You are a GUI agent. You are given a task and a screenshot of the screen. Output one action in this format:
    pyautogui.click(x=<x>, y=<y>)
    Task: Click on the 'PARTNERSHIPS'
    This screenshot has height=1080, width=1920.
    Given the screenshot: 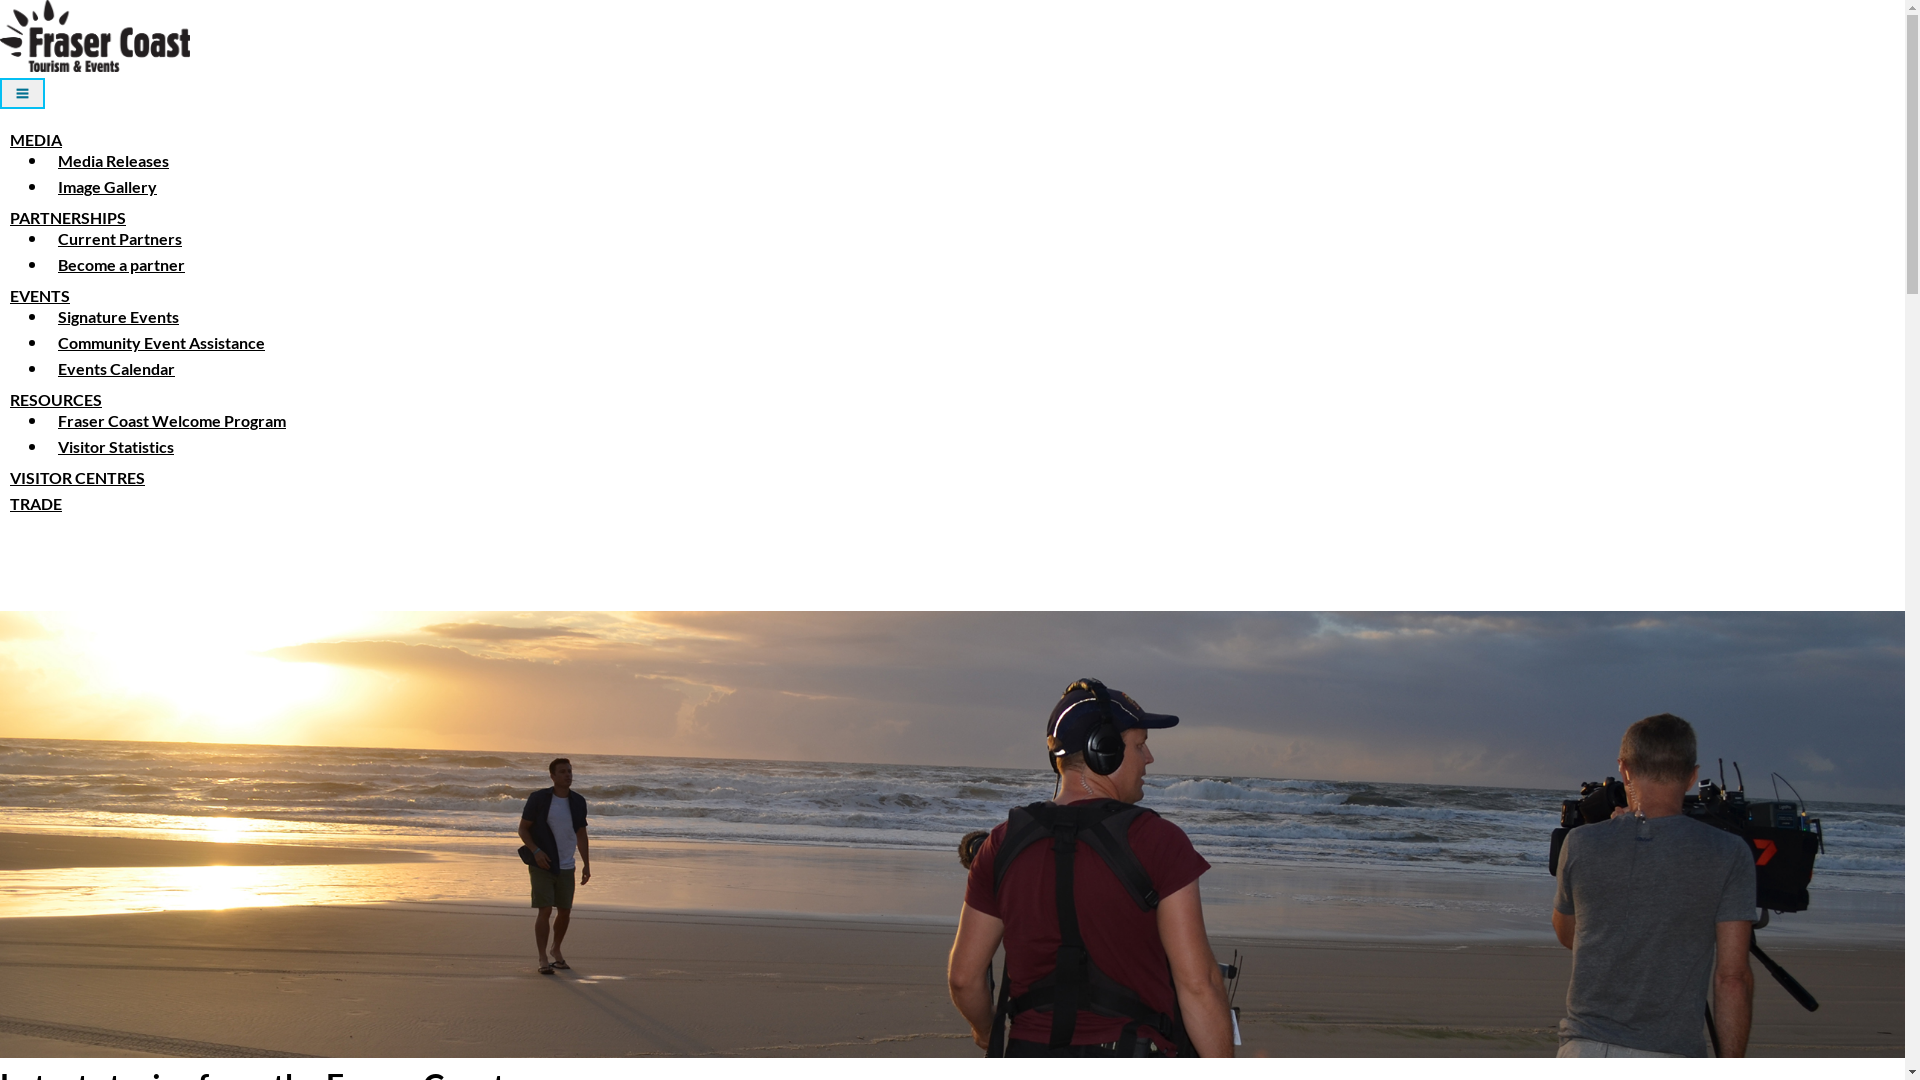 What is the action you would take?
    pyautogui.click(x=67, y=217)
    